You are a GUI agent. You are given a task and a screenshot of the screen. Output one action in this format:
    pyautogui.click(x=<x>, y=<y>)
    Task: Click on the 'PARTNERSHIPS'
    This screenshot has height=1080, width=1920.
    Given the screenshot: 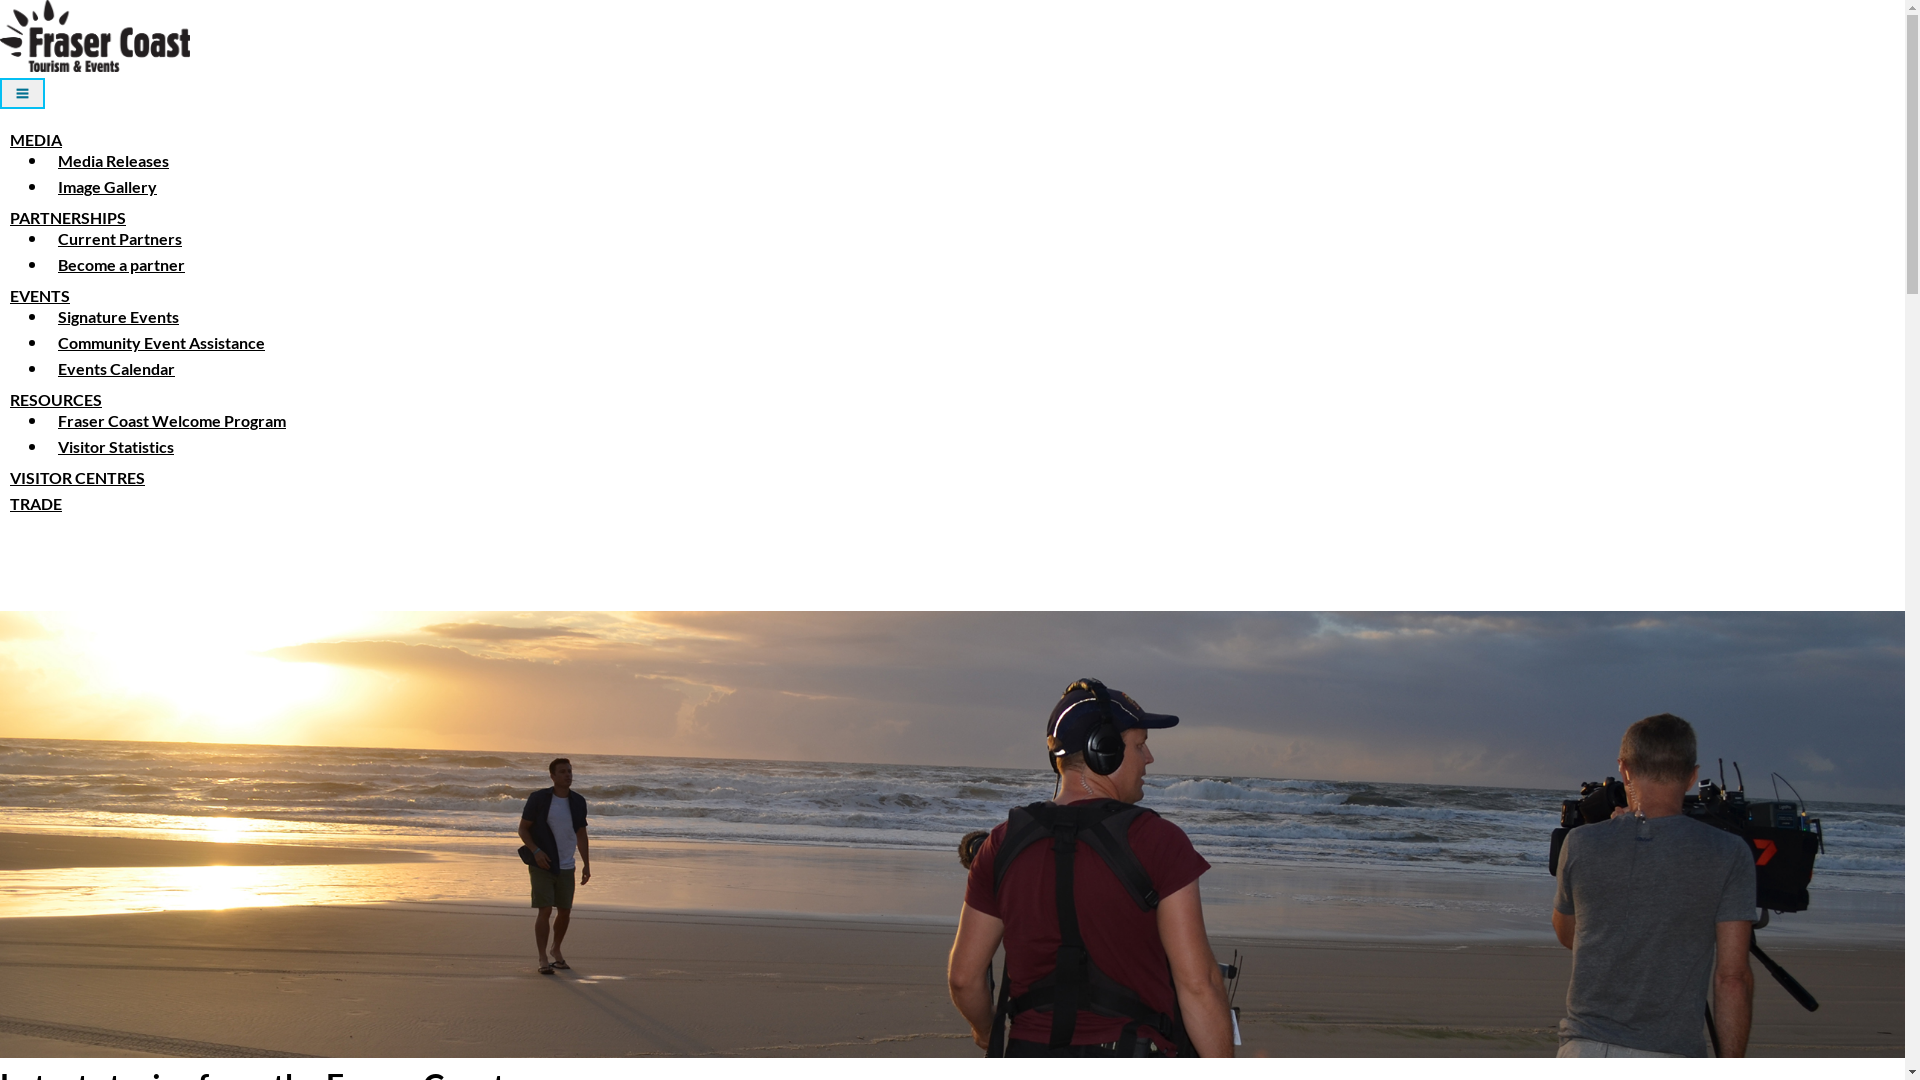 What is the action you would take?
    pyautogui.click(x=67, y=217)
    